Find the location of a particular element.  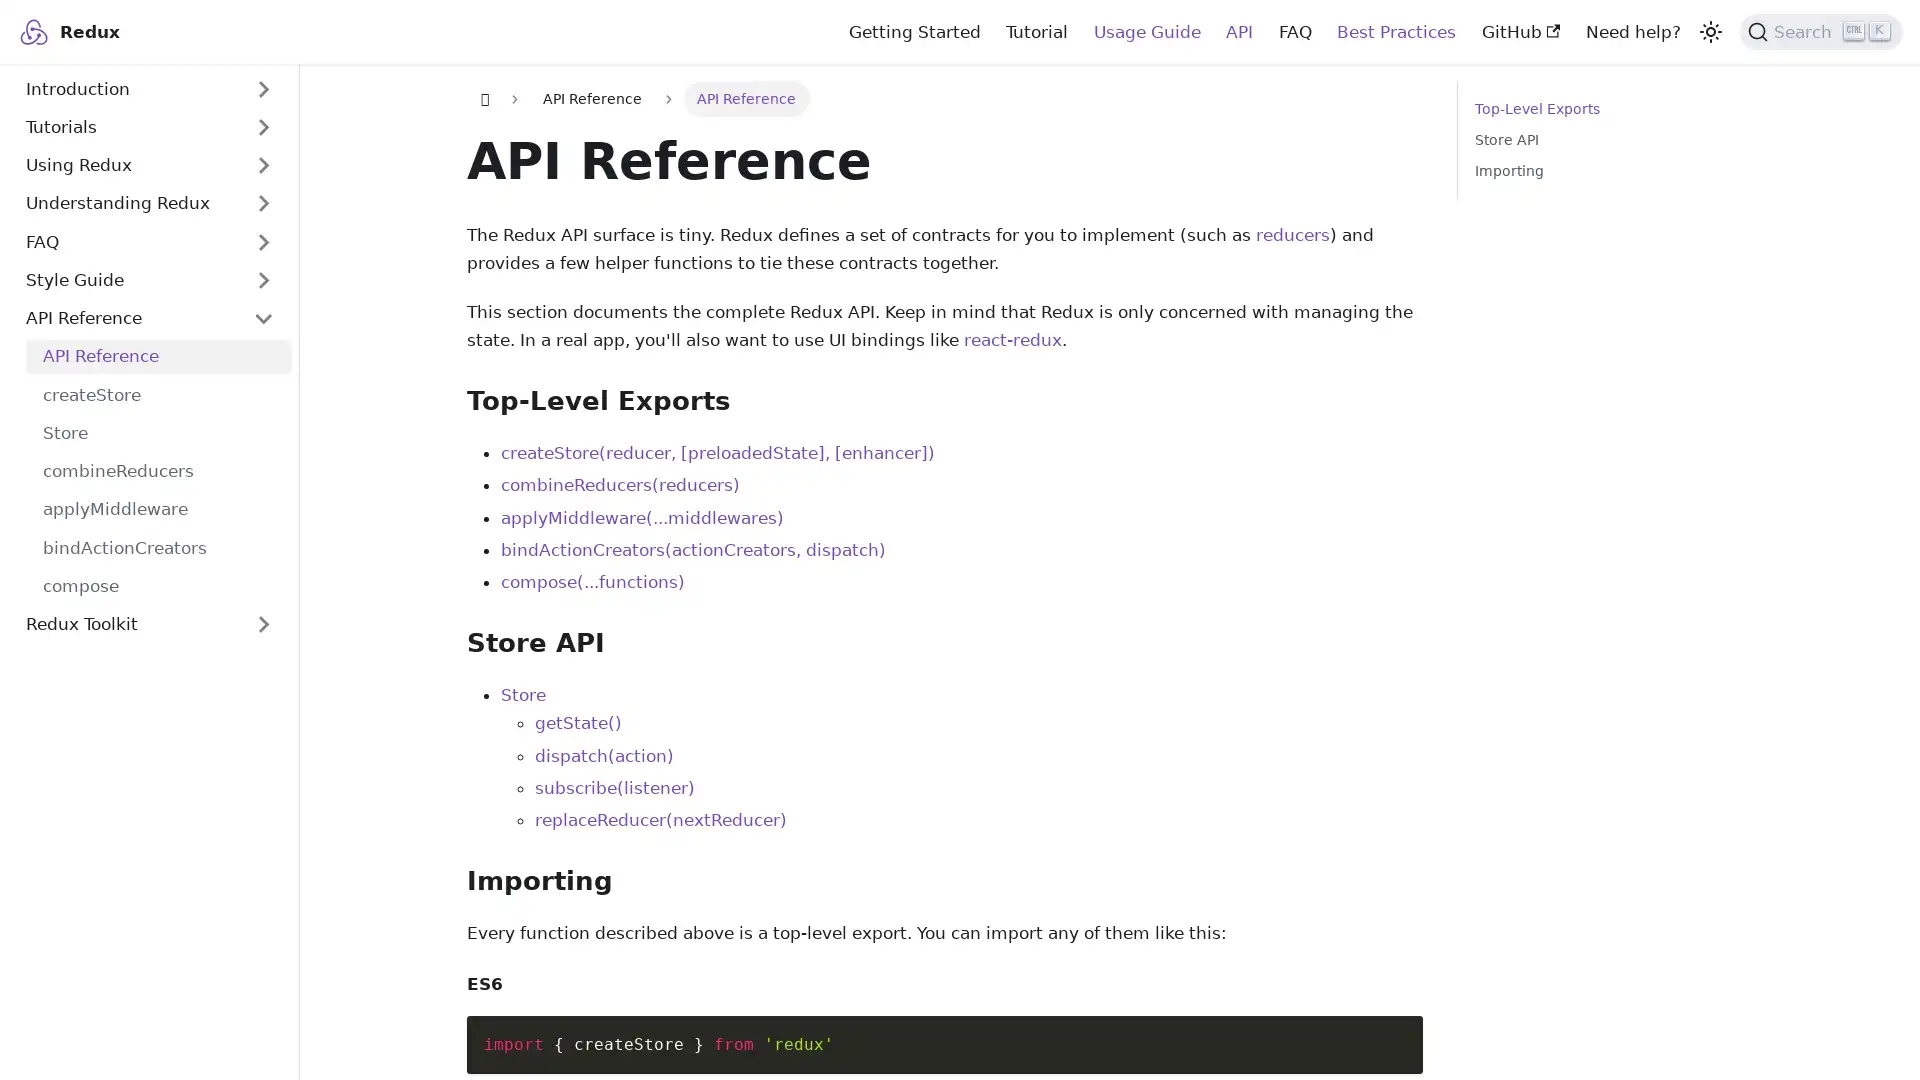

Search is located at coordinates (1821, 30).